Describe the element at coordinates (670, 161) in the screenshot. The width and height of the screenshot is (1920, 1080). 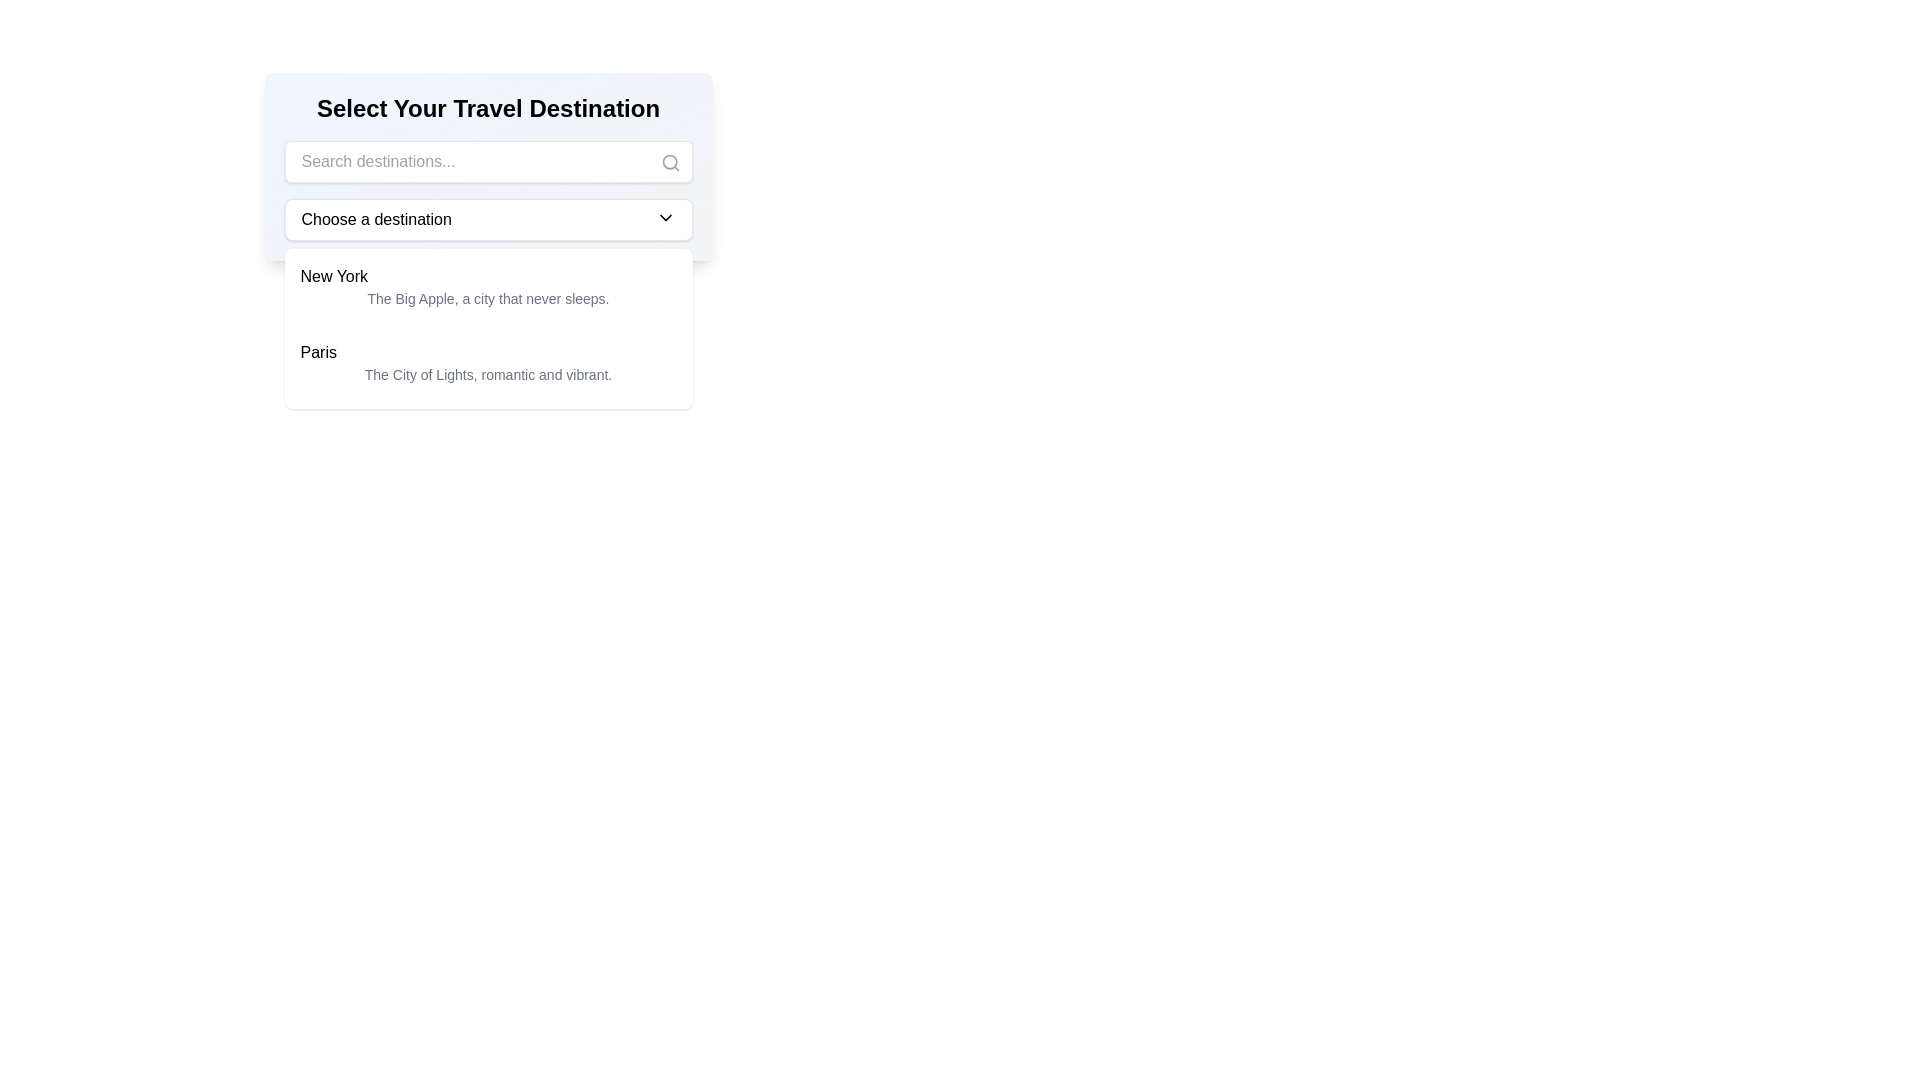
I see `the light gray magnifying glass icon with a rounded handle and circular lens, located at the right end of the search bar` at that location.